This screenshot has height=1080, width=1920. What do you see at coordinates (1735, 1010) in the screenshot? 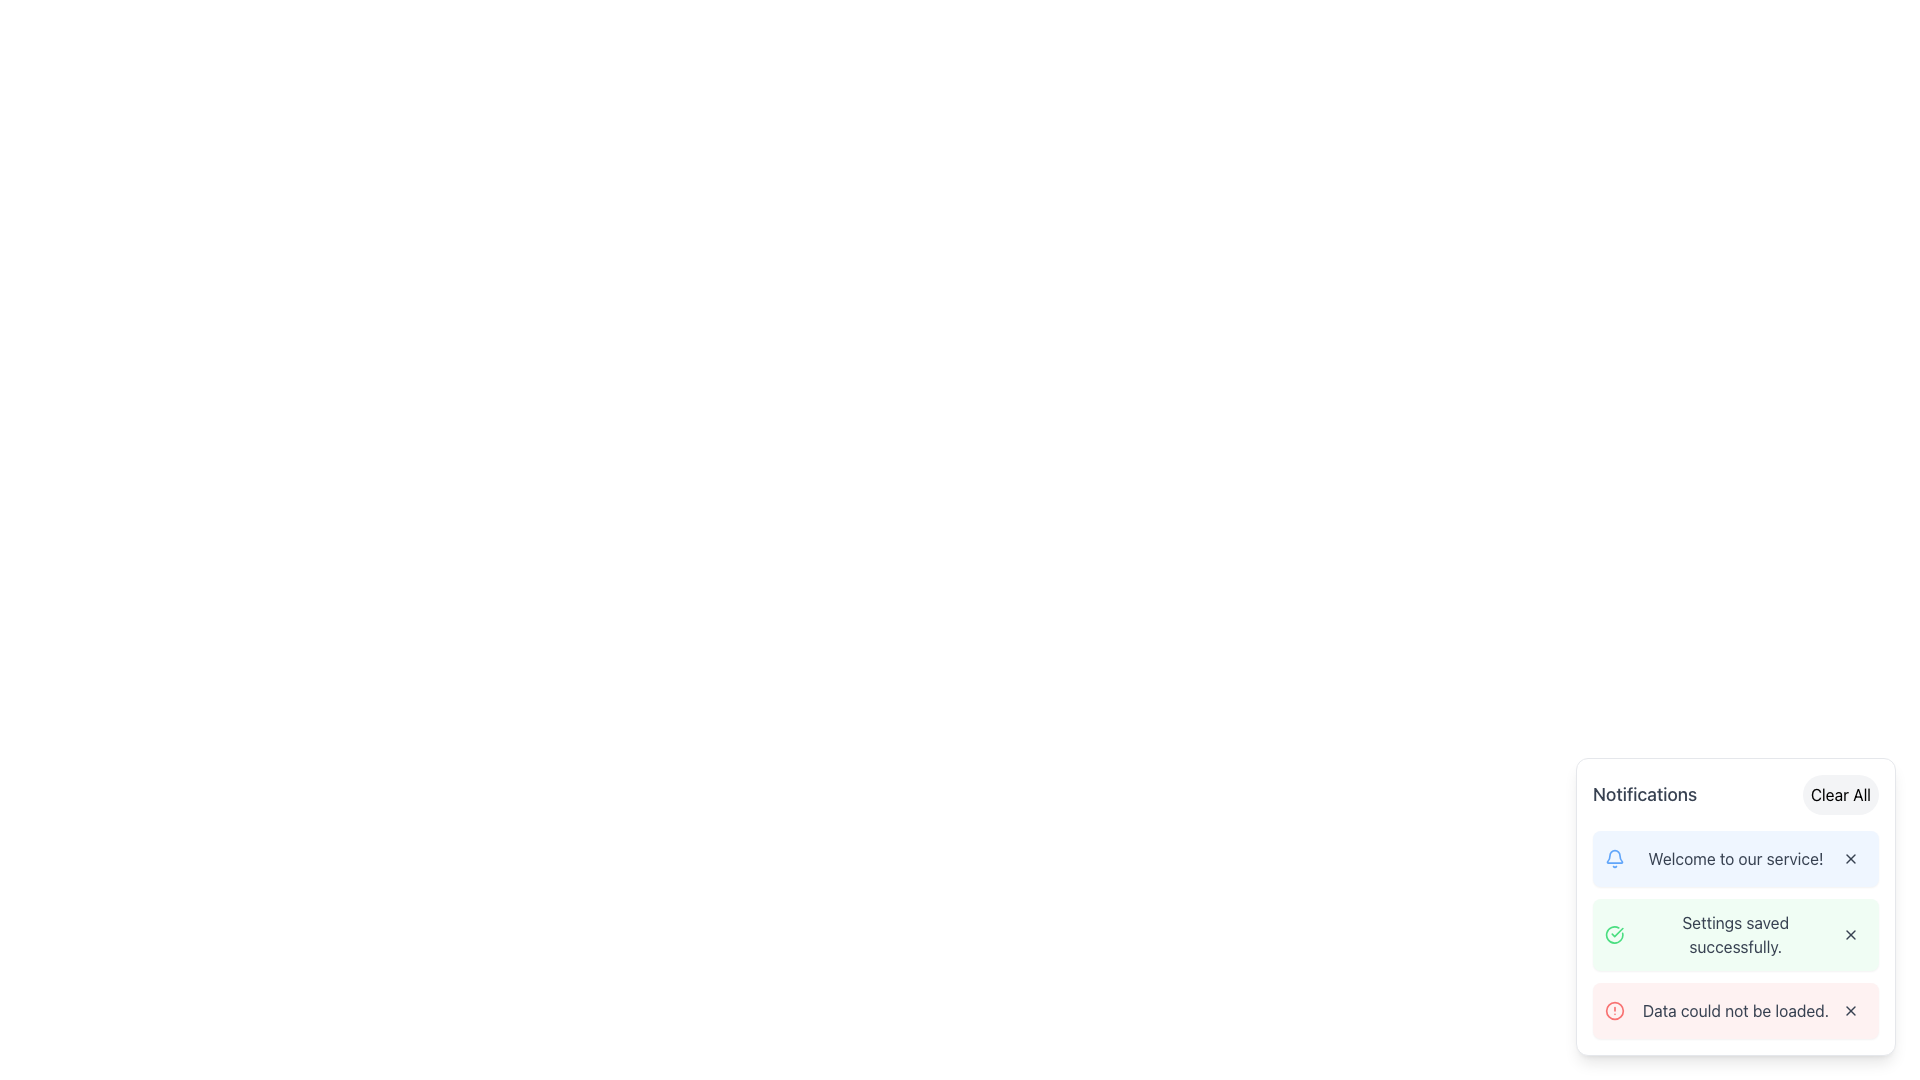
I see `informational text message displayed in the last notification entry of the notification panel, which indicates a failure to load data. This text is positioned to the right of a red circular icon within a rounded card that has a light red background` at bounding box center [1735, 1010].